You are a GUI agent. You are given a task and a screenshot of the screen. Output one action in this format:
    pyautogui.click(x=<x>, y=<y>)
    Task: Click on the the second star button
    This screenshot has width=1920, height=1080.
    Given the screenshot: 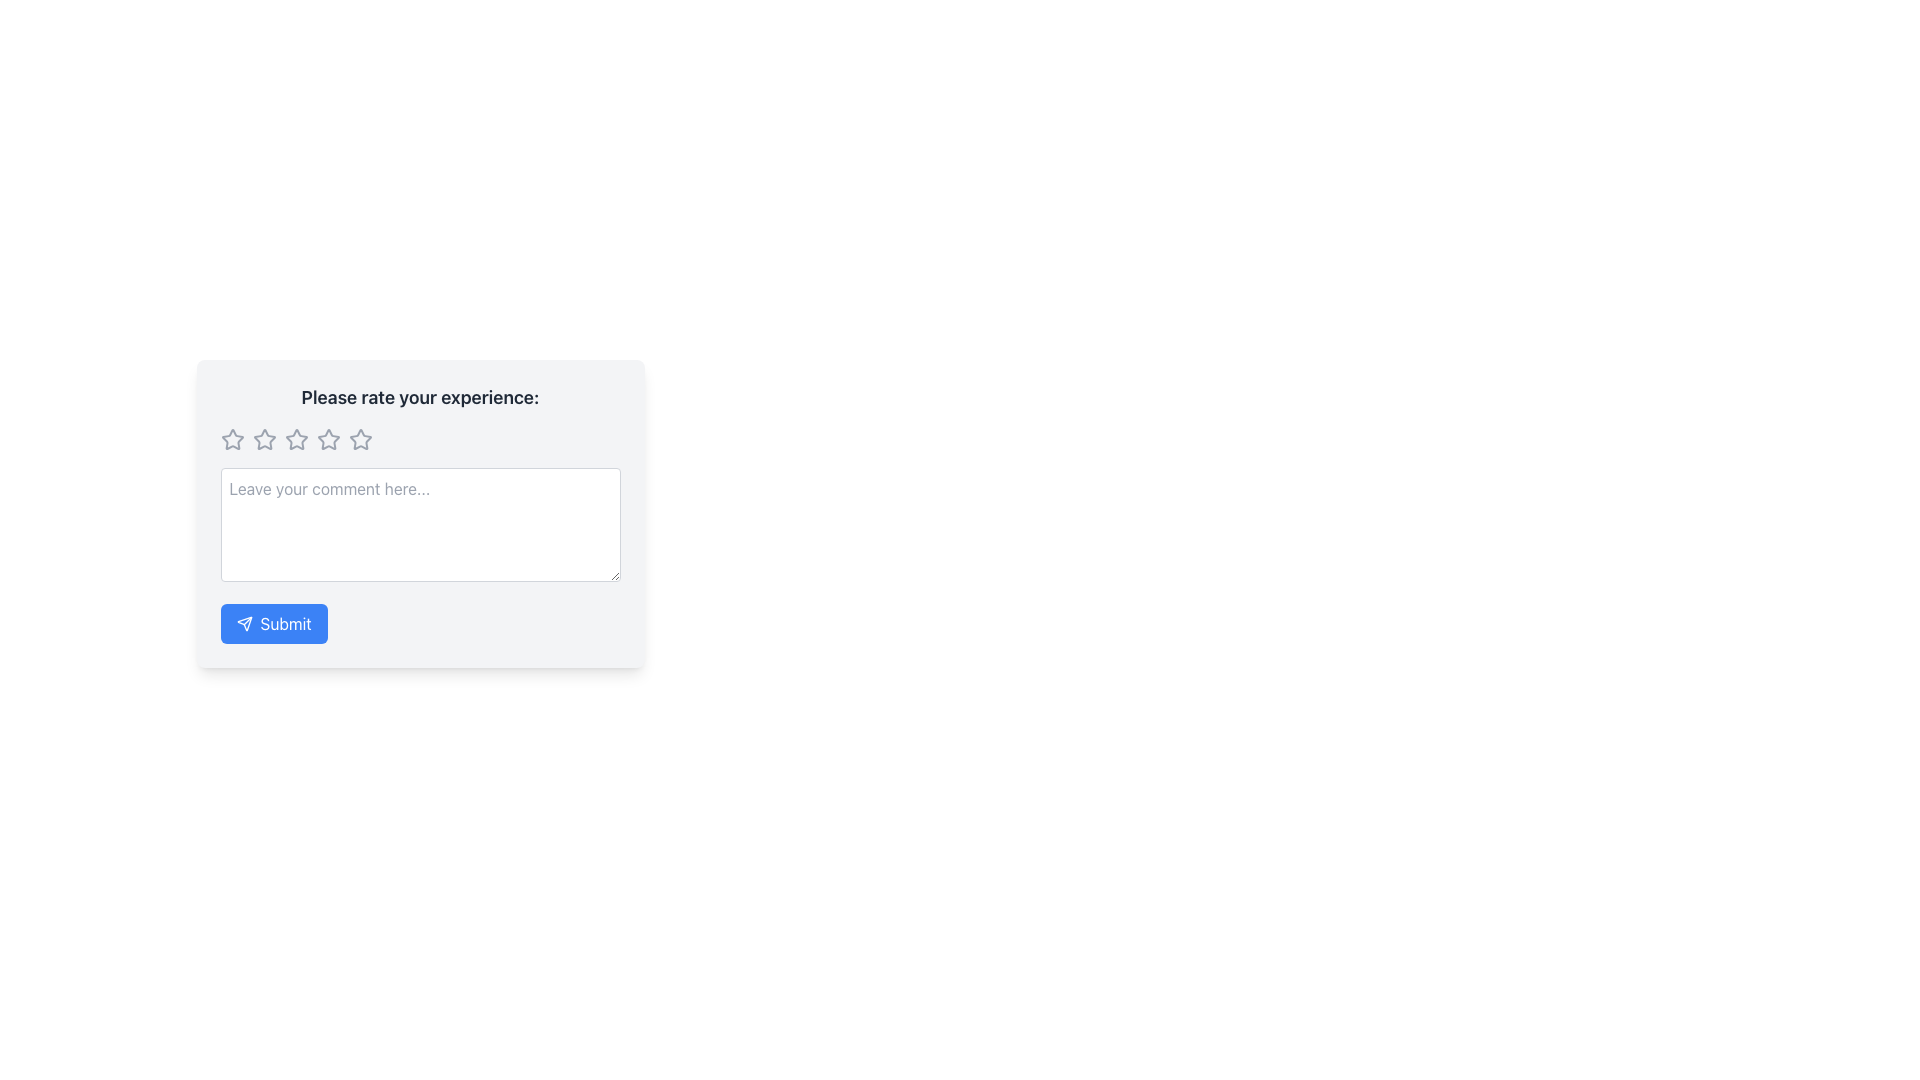 What is the action you would take?
    pyautogui.click(x=263, y=438)
    